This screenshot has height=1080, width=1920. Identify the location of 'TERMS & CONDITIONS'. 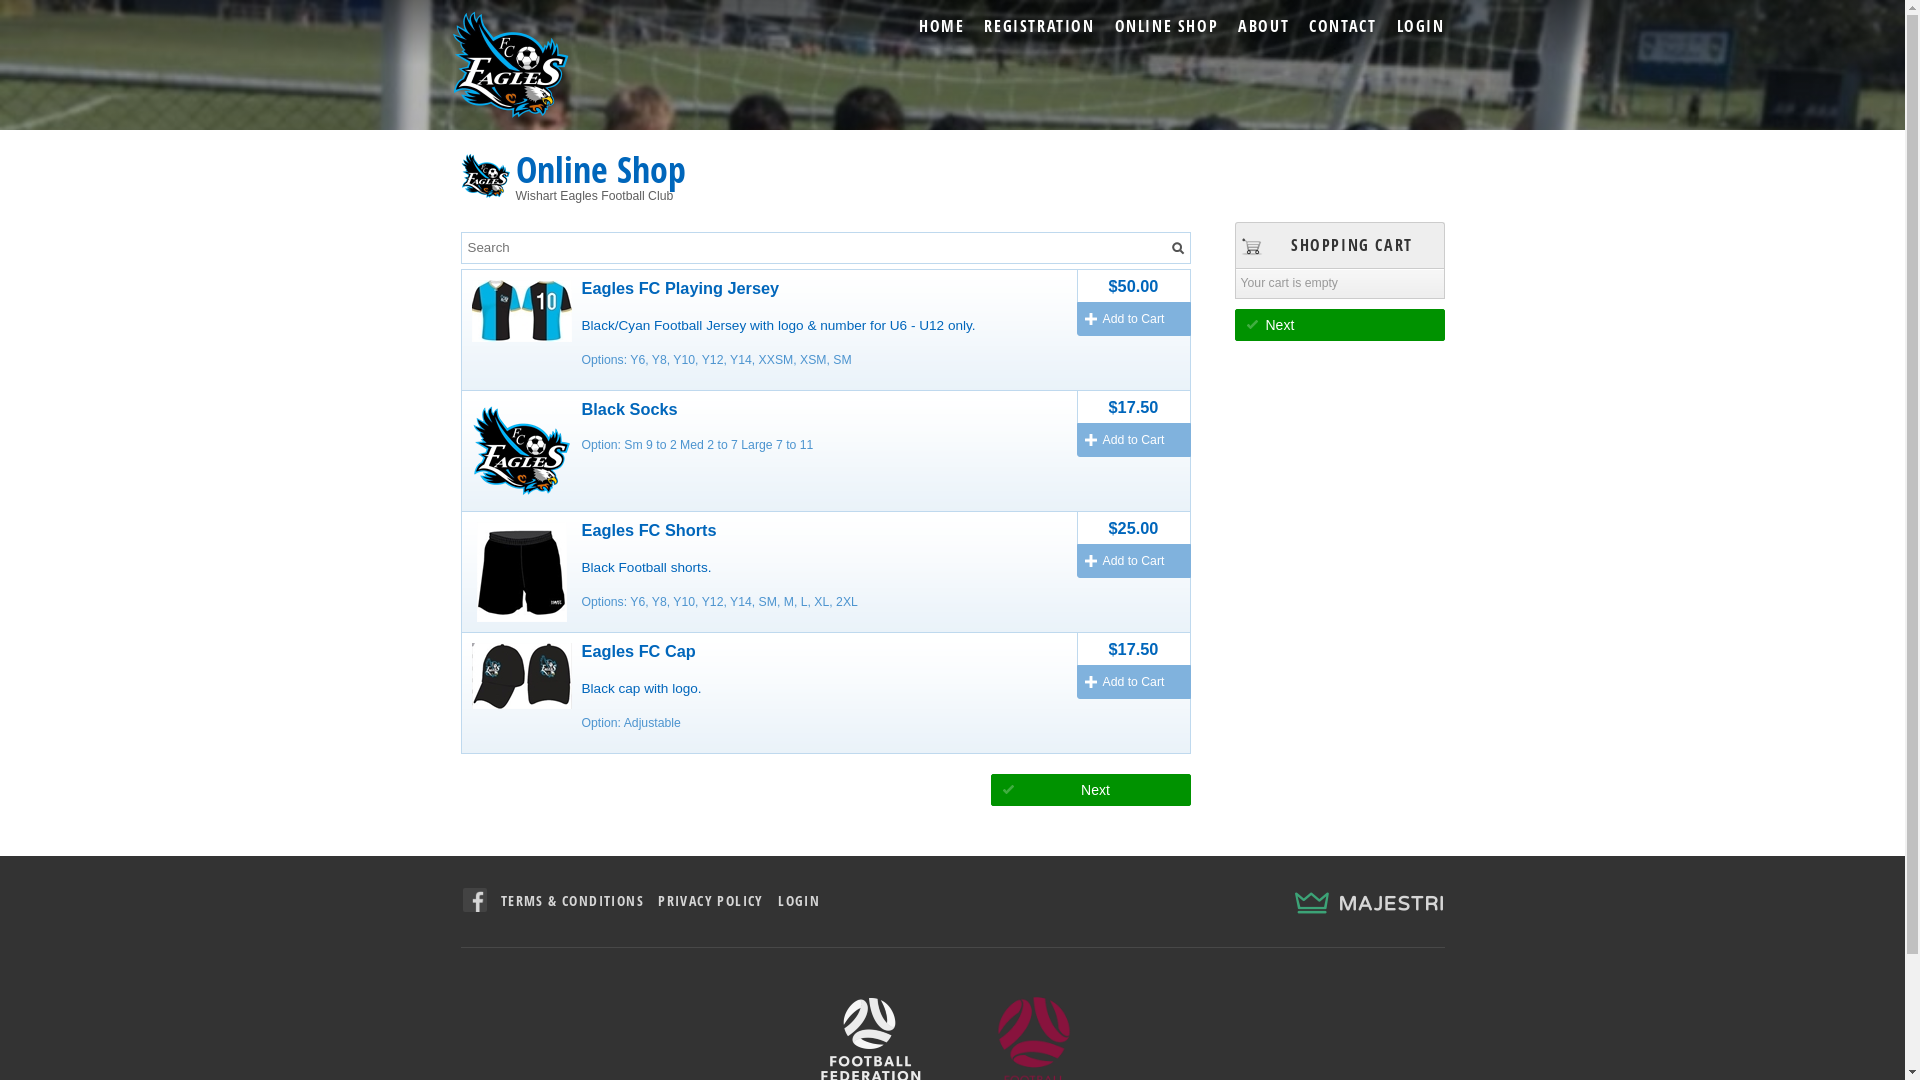
(571, 900).